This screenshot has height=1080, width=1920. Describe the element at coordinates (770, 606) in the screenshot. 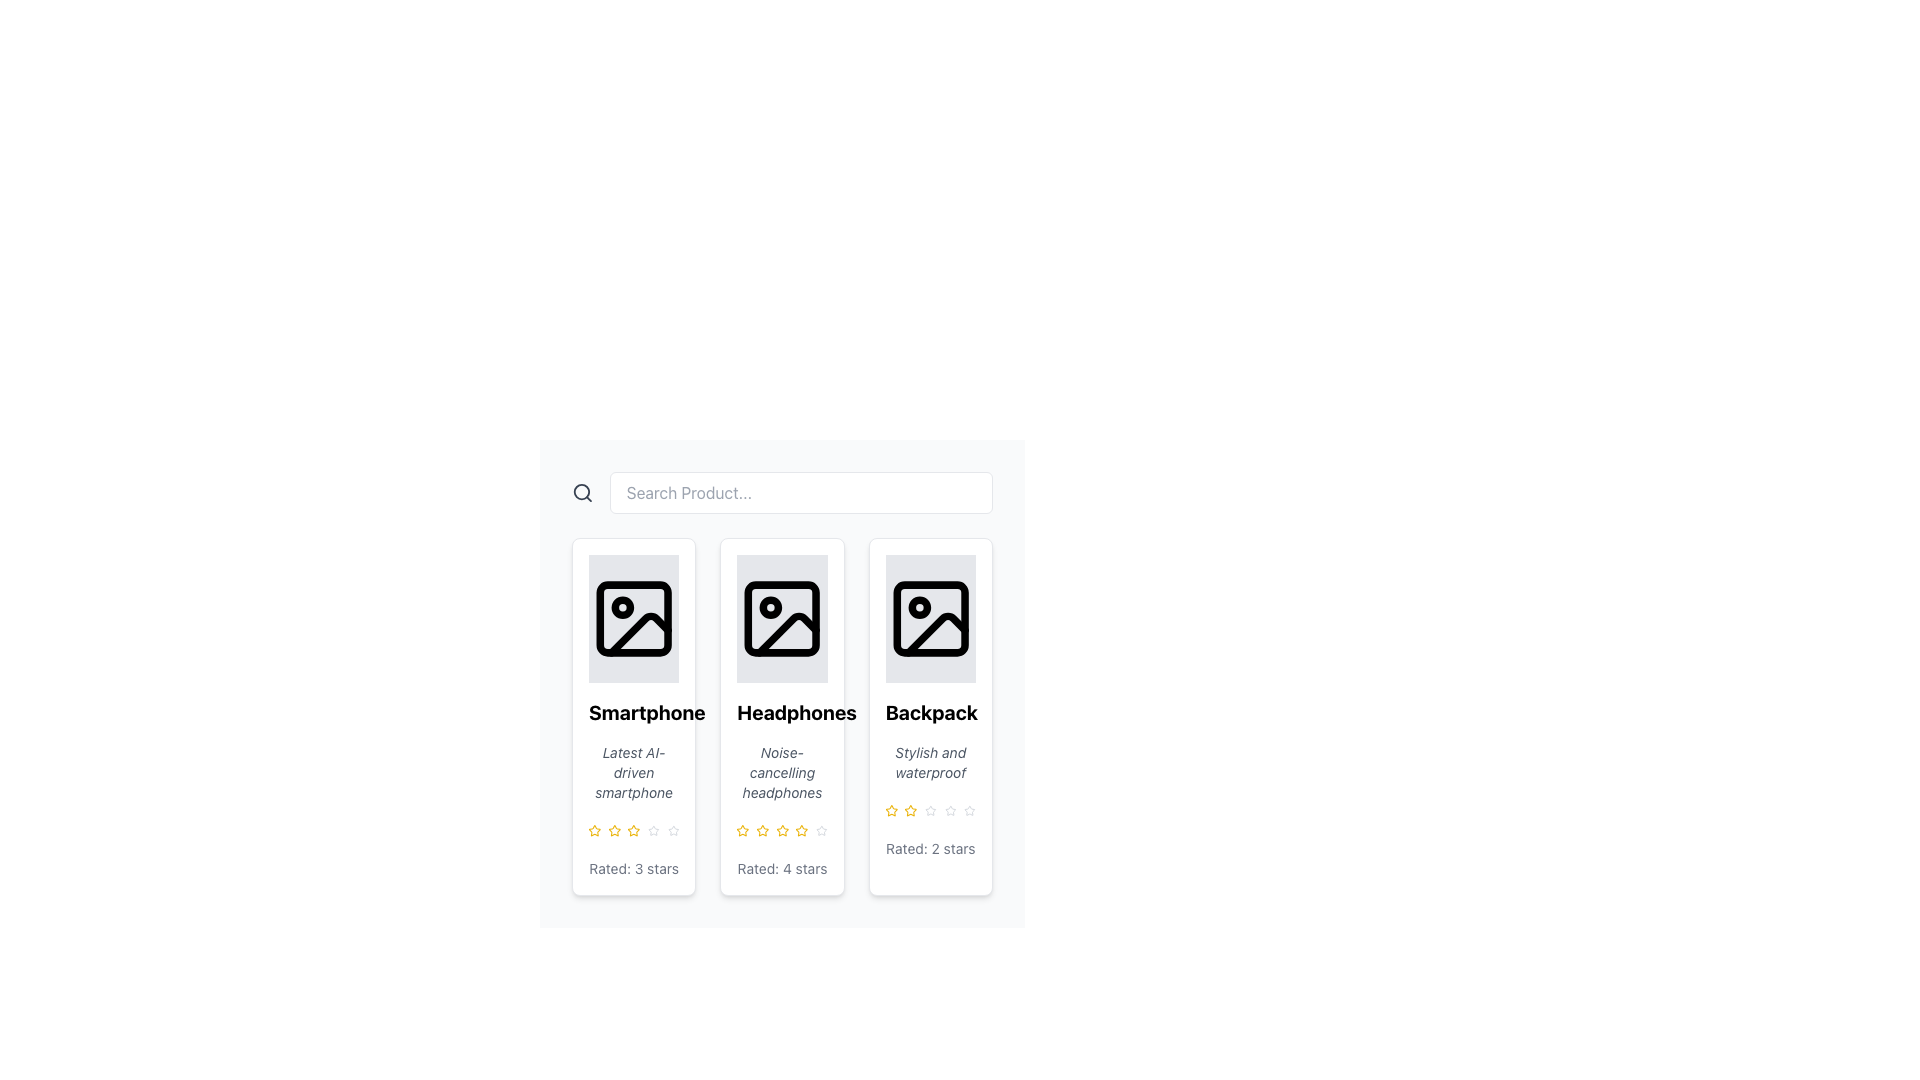

I see `the small circular icon located in the upper left corner of the image placeholder in the second product card of the grid` at that location.